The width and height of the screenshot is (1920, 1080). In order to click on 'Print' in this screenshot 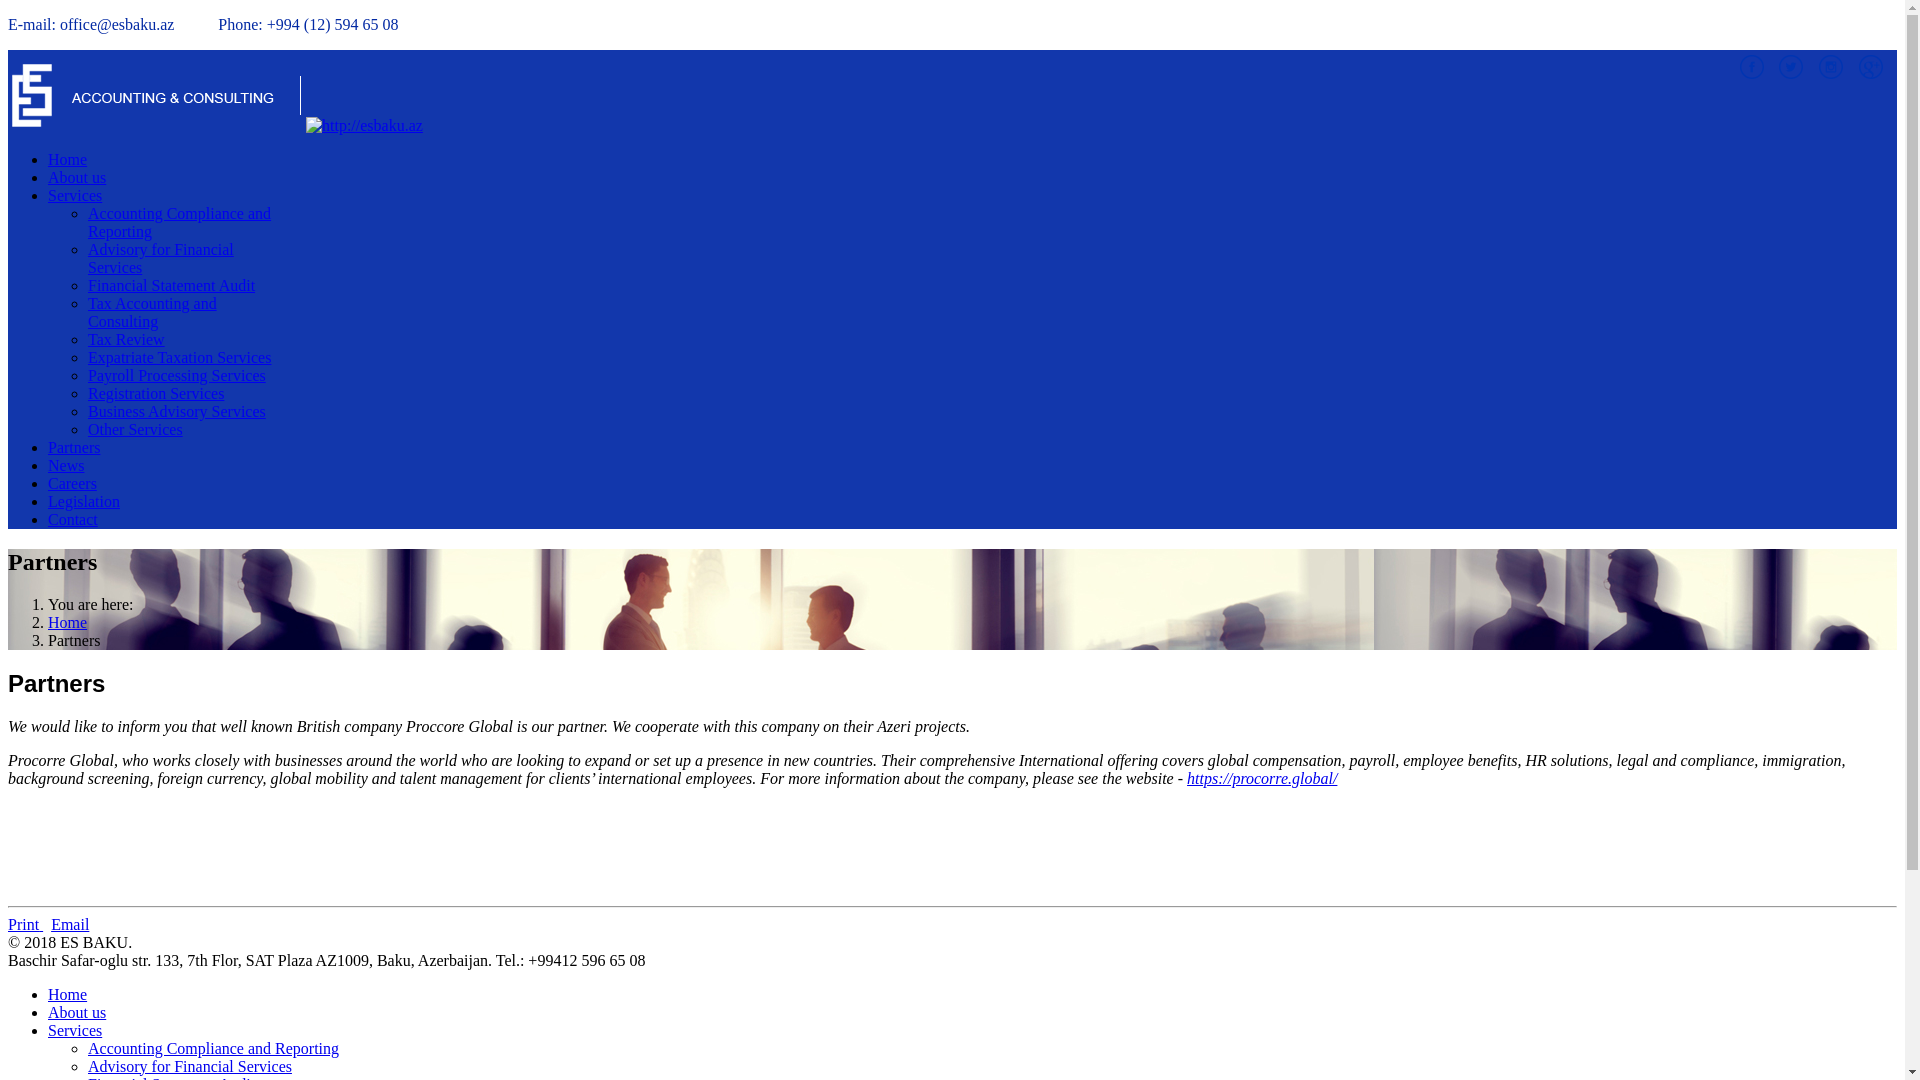, I will do `click(8, 924)`.